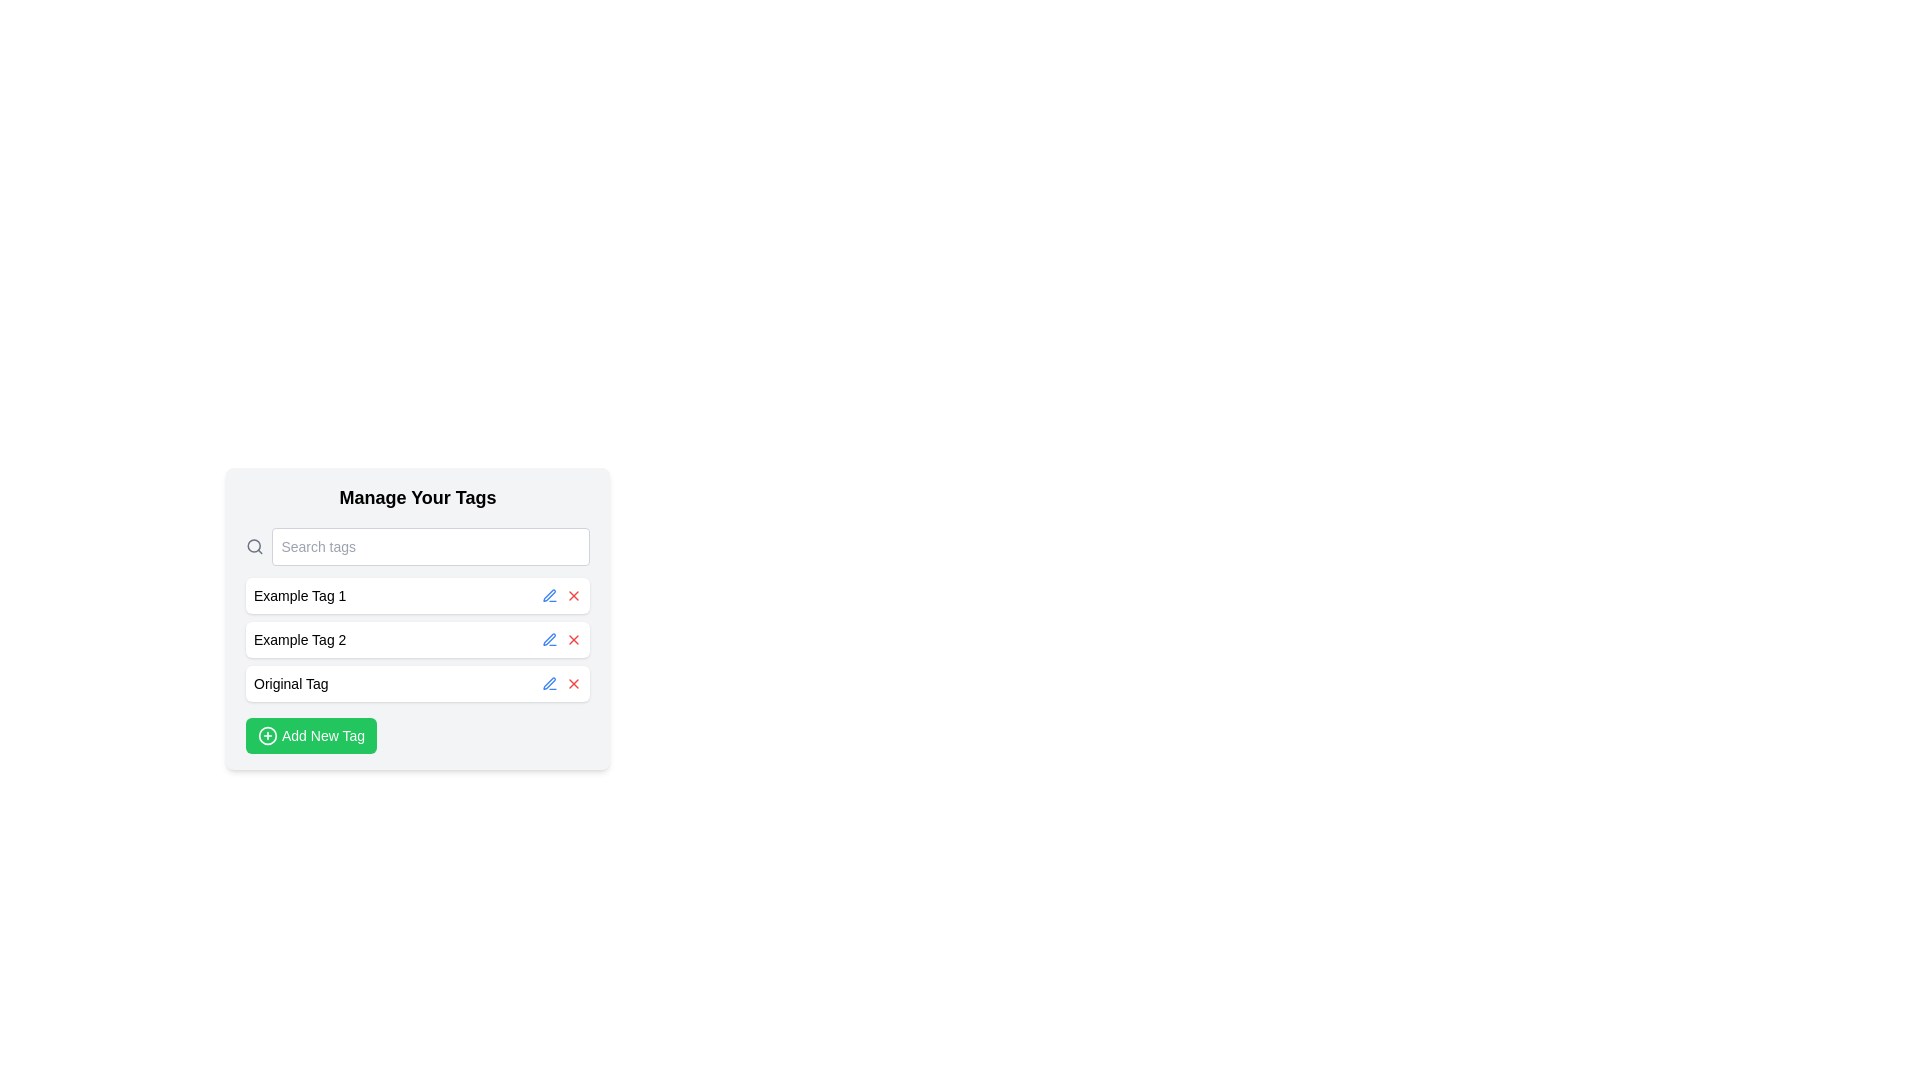  Describe the element at coordinates (310, 736) in the screenshot. I see `the button located at the bottom of the 'Manage Your Tags' panel` at that location.